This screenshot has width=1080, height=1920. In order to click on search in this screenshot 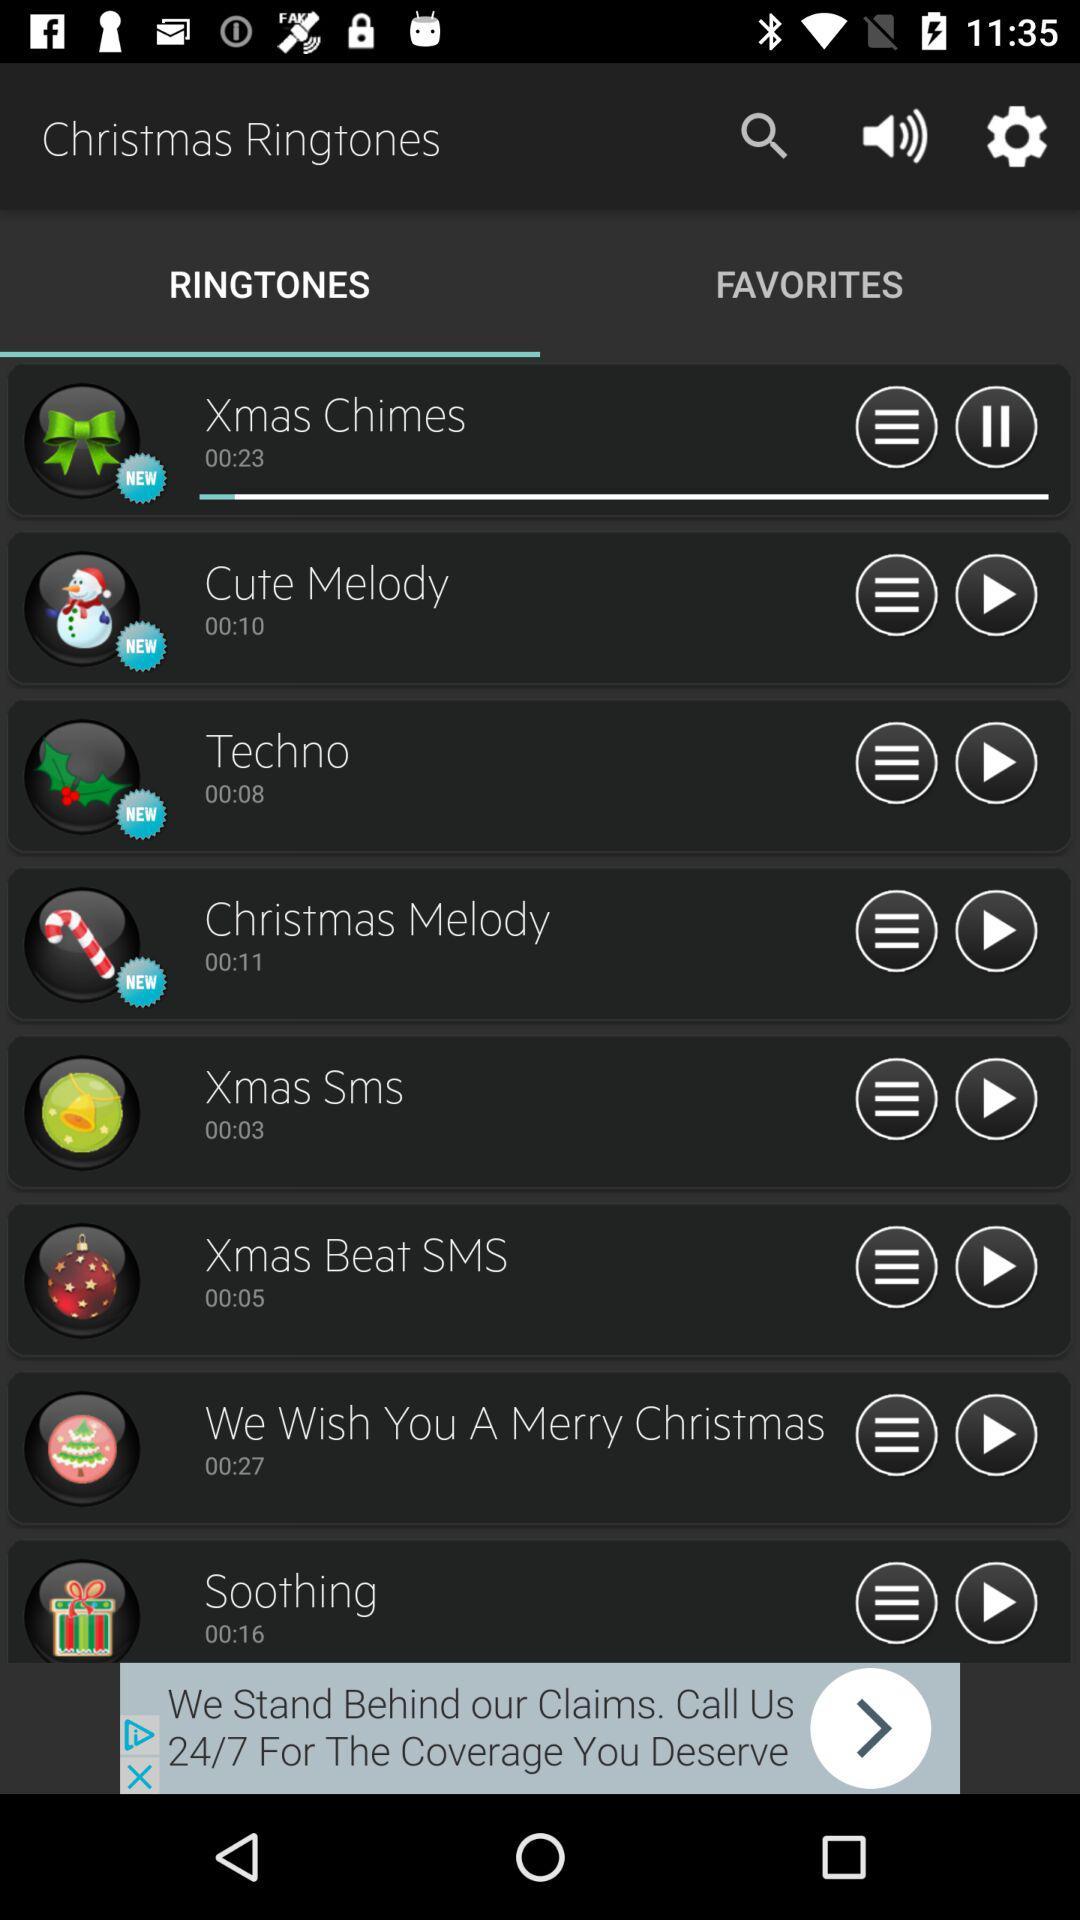, I will do `click(895, 1435)`.